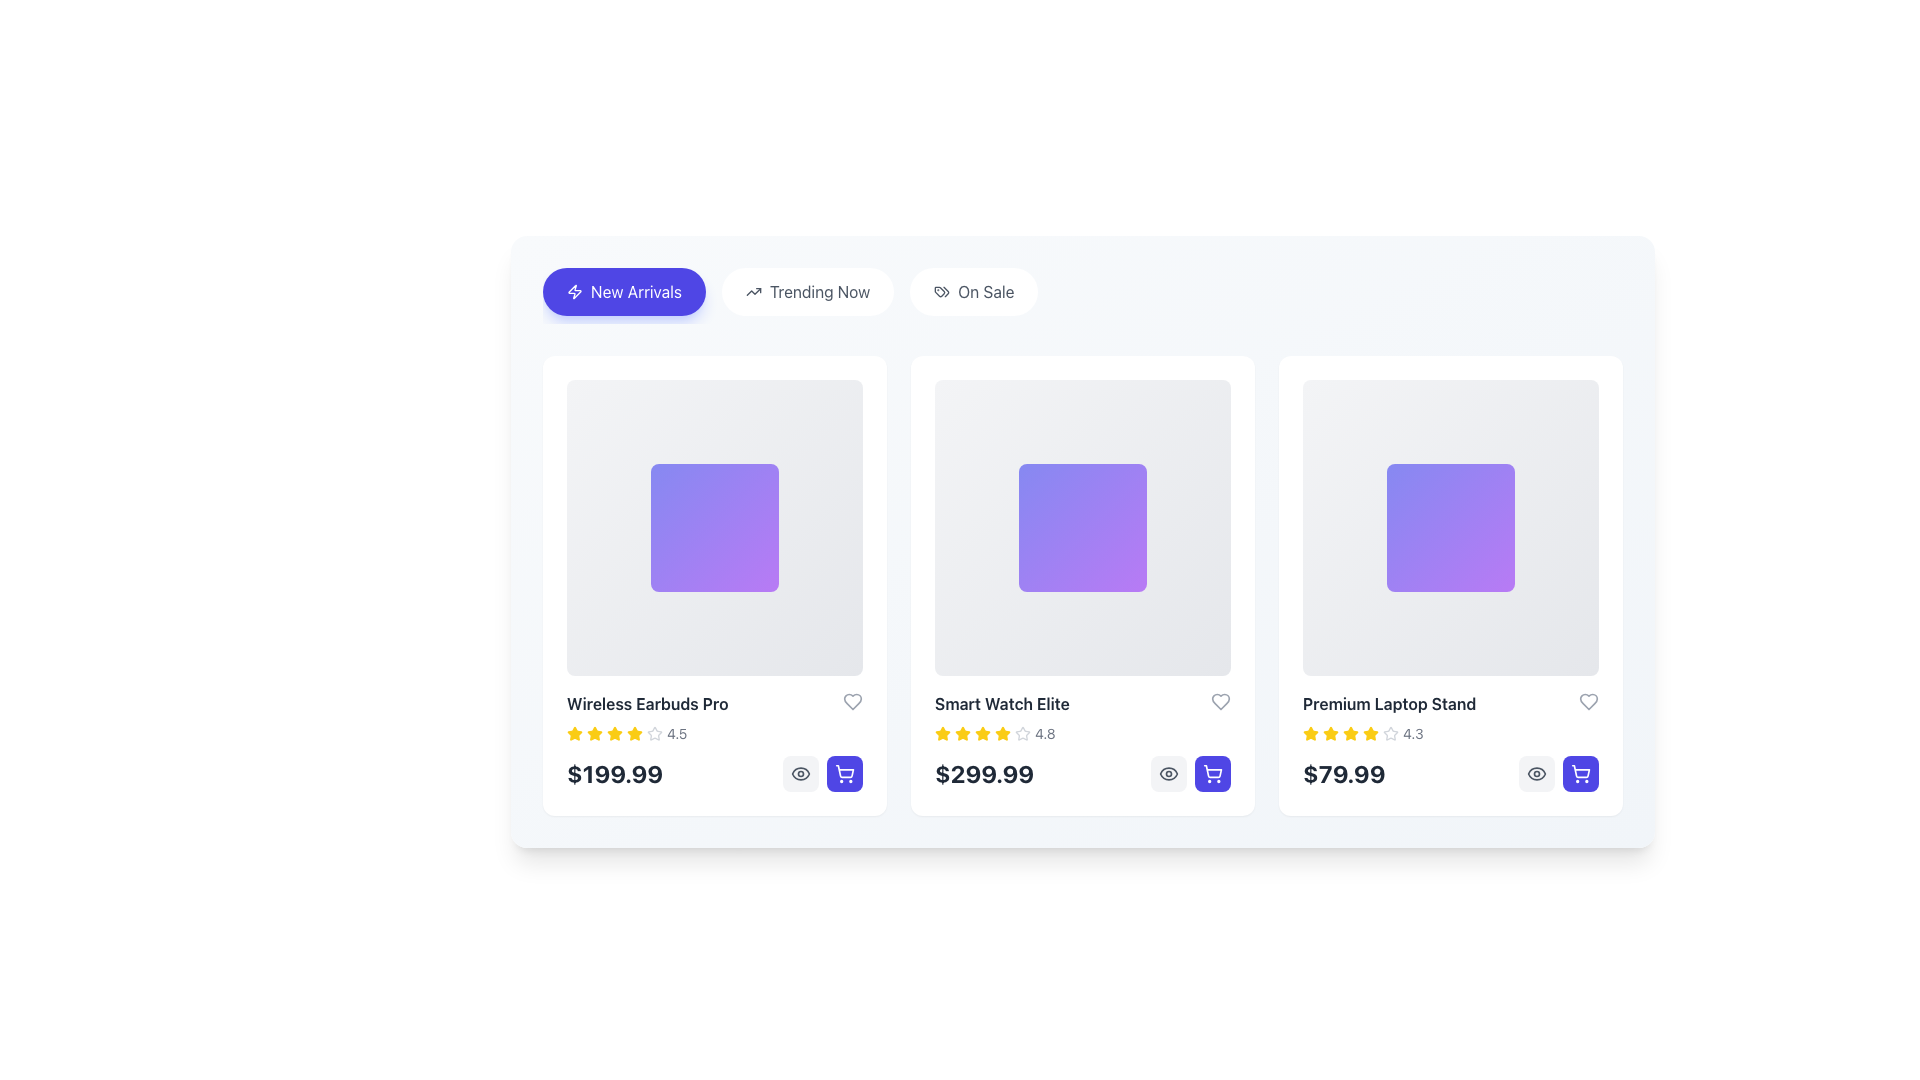 Image resolution: width=1920 pixels, height=1080 pixels. Describe the element at coordinates (594, 733) in the screenshot. I see `the second yellow star icon in the rating stars for the first product card to rate it` at that location.